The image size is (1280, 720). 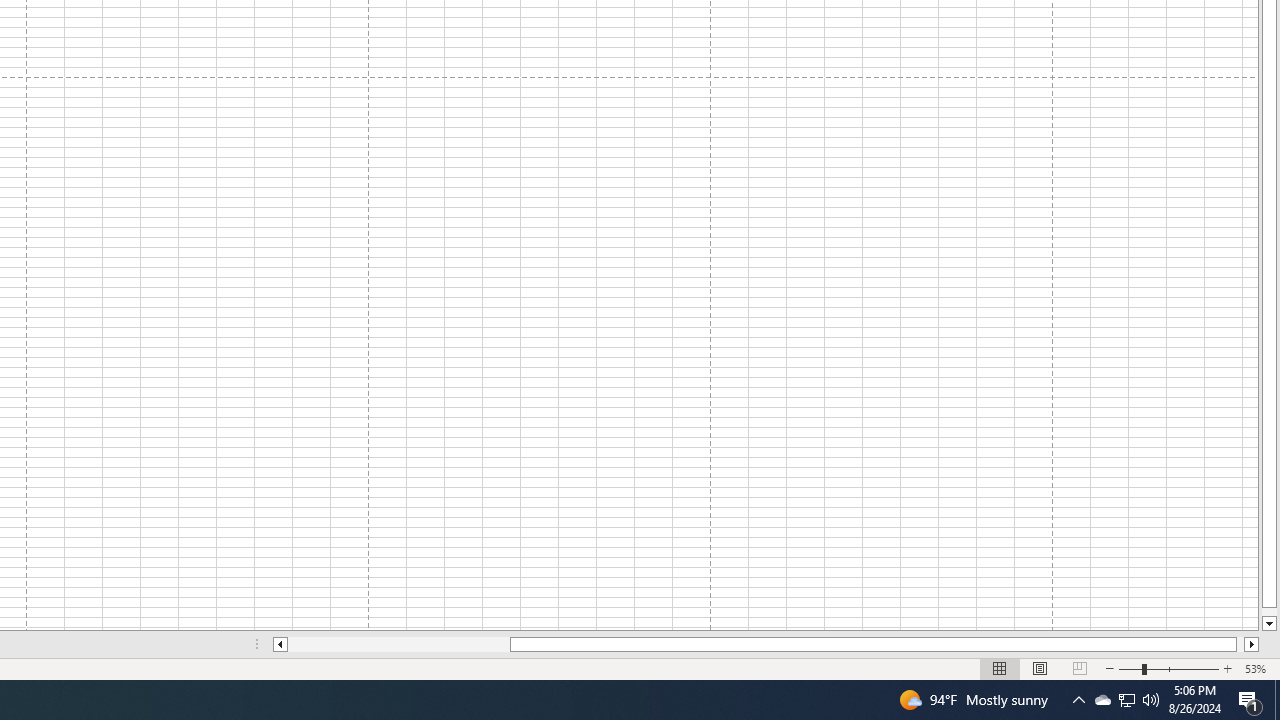 What do you see at coordinates (1078, 669) in the screenshot?
I see `'Page Break Preview'` at bounding box center [1078, 669].